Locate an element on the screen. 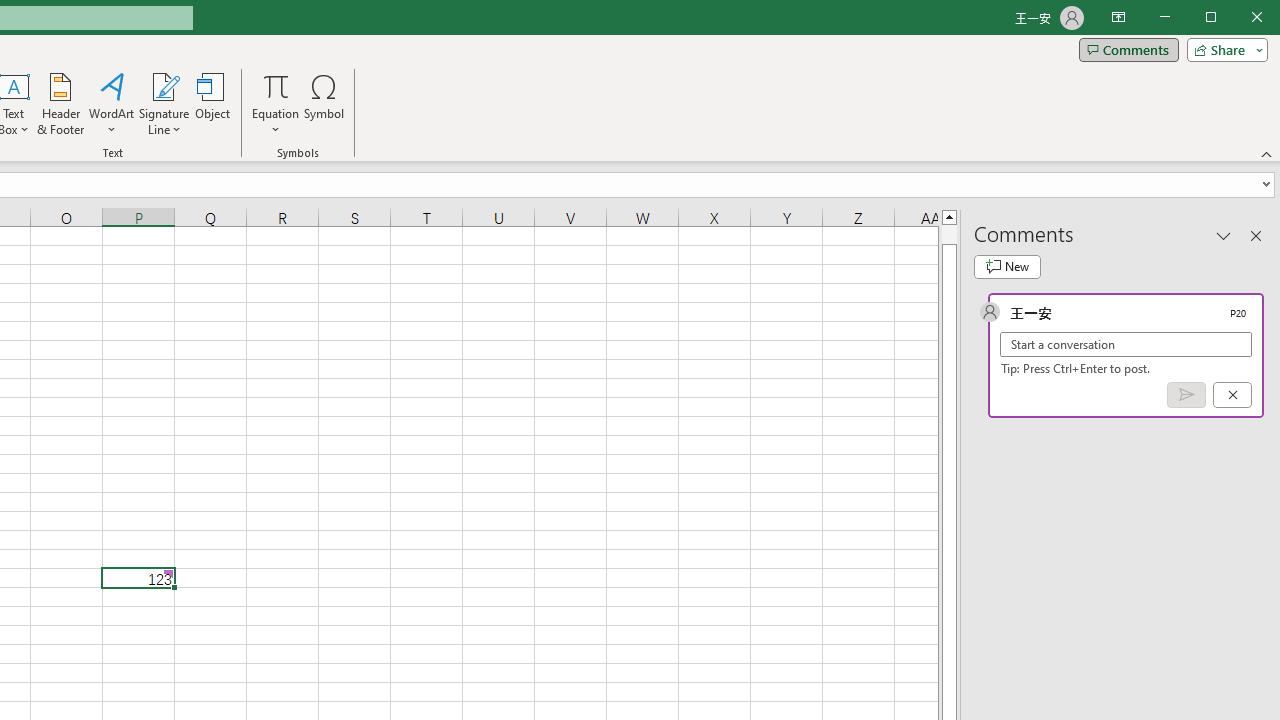 This screenshot has height=720, width=1280. 'WordArt' is located at coordinates (111, 104).